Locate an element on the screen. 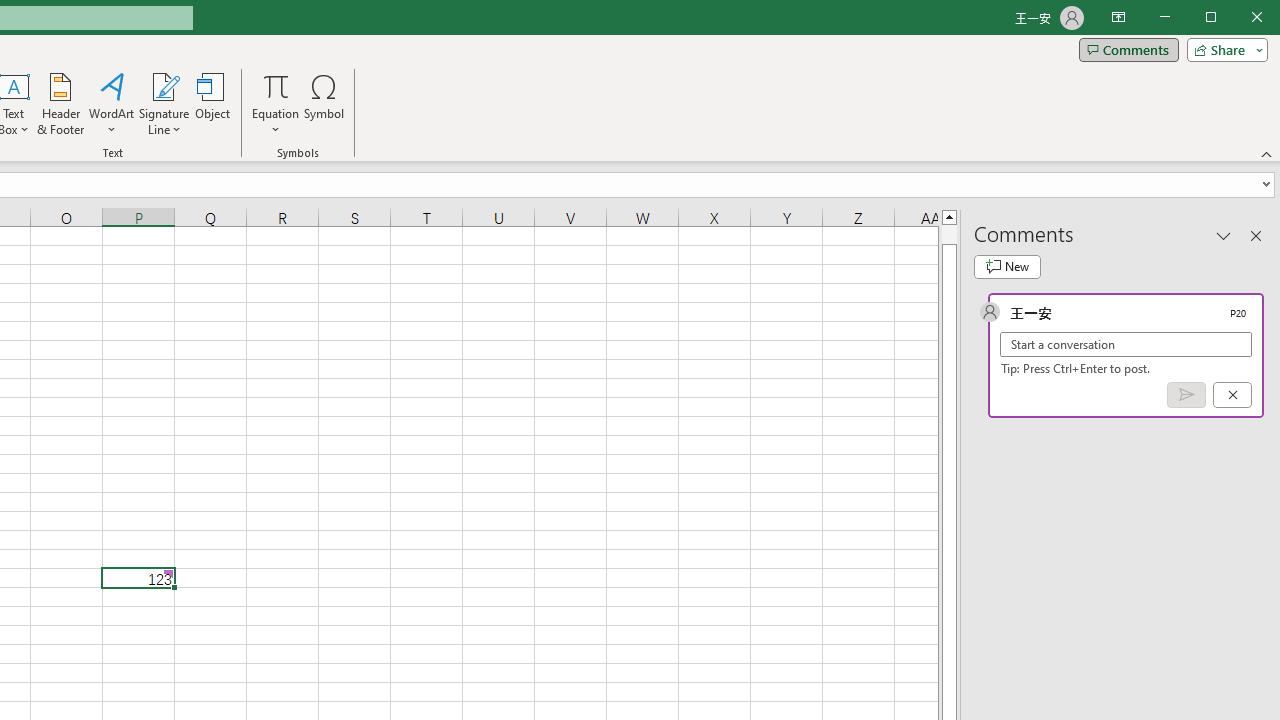 This screenshot has height=720, width=1280. 'WordArt' is located at coordinates (111, 104).